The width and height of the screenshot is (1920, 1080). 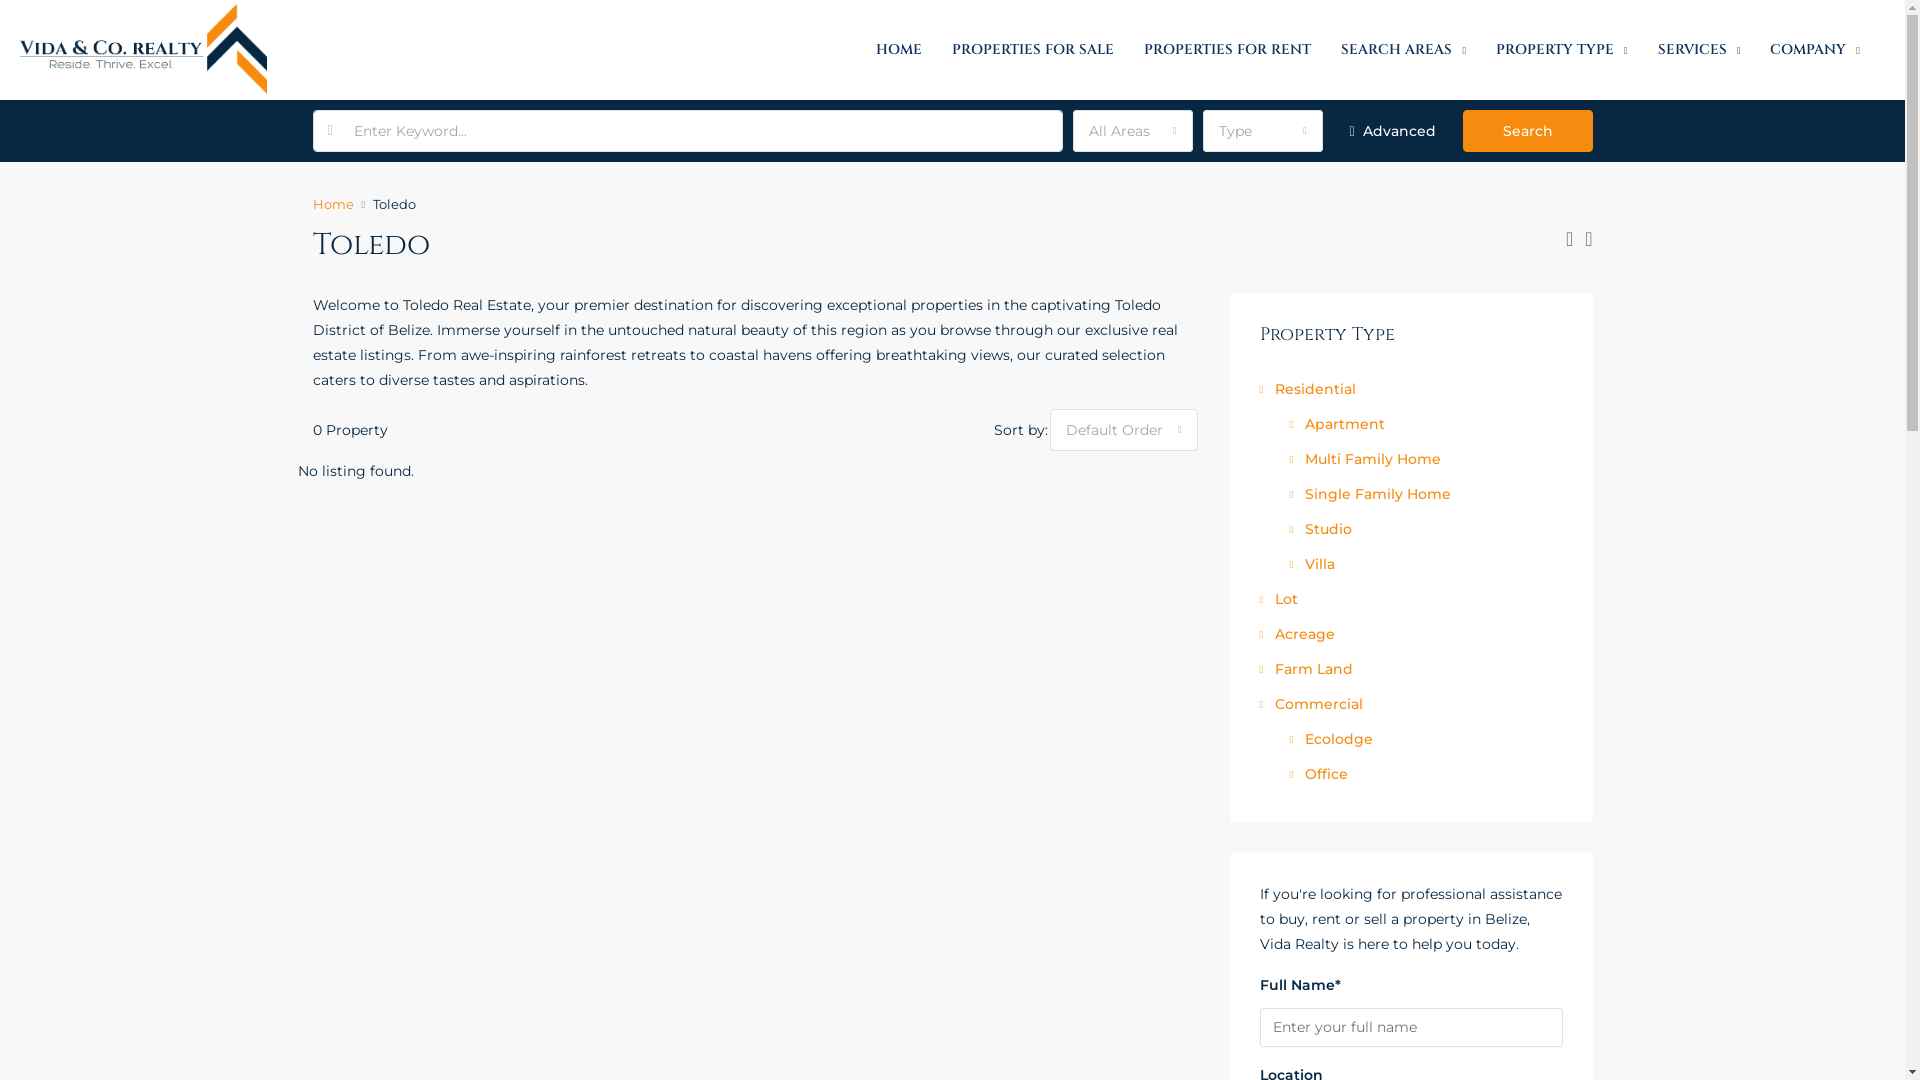 I want to click on 'COMPANY', so click(x=1754, y=49).